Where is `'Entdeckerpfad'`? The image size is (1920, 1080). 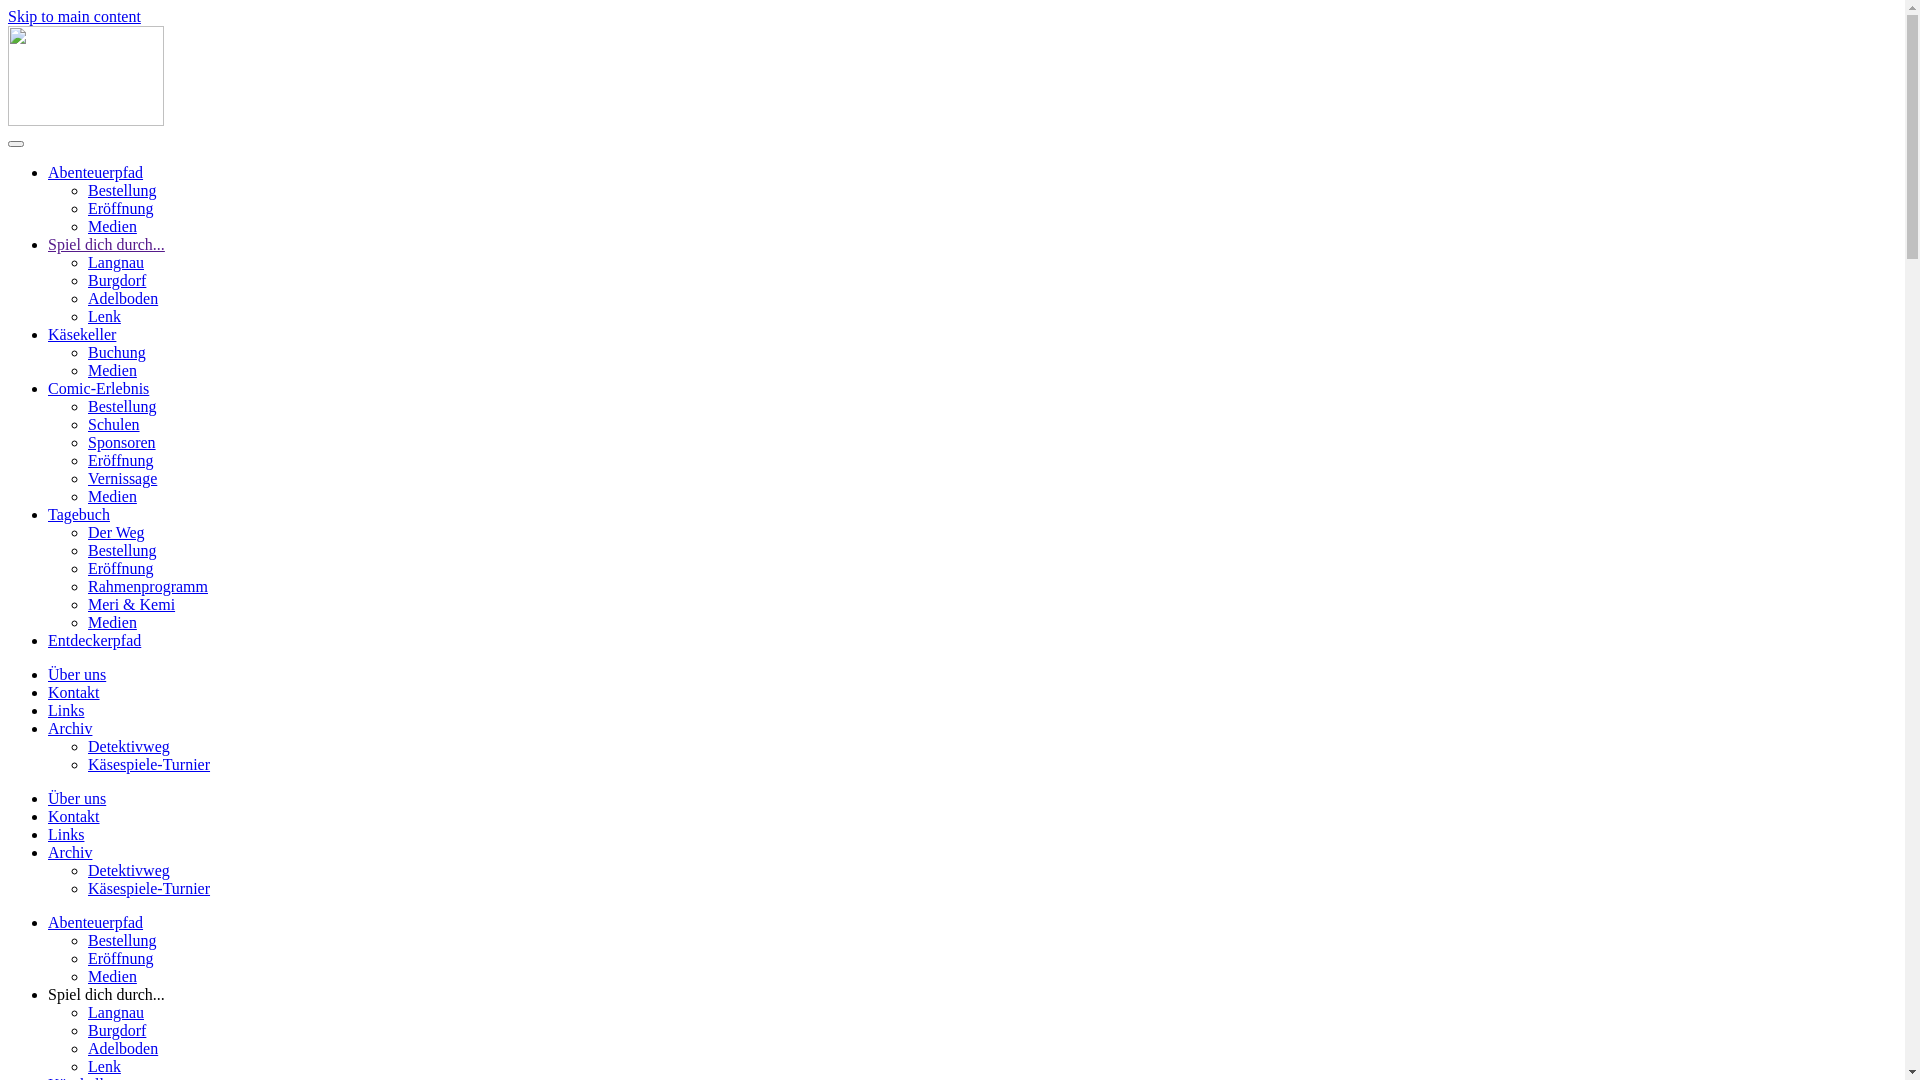
'Entdeckerpfad' is located at coordinates (93, 640).